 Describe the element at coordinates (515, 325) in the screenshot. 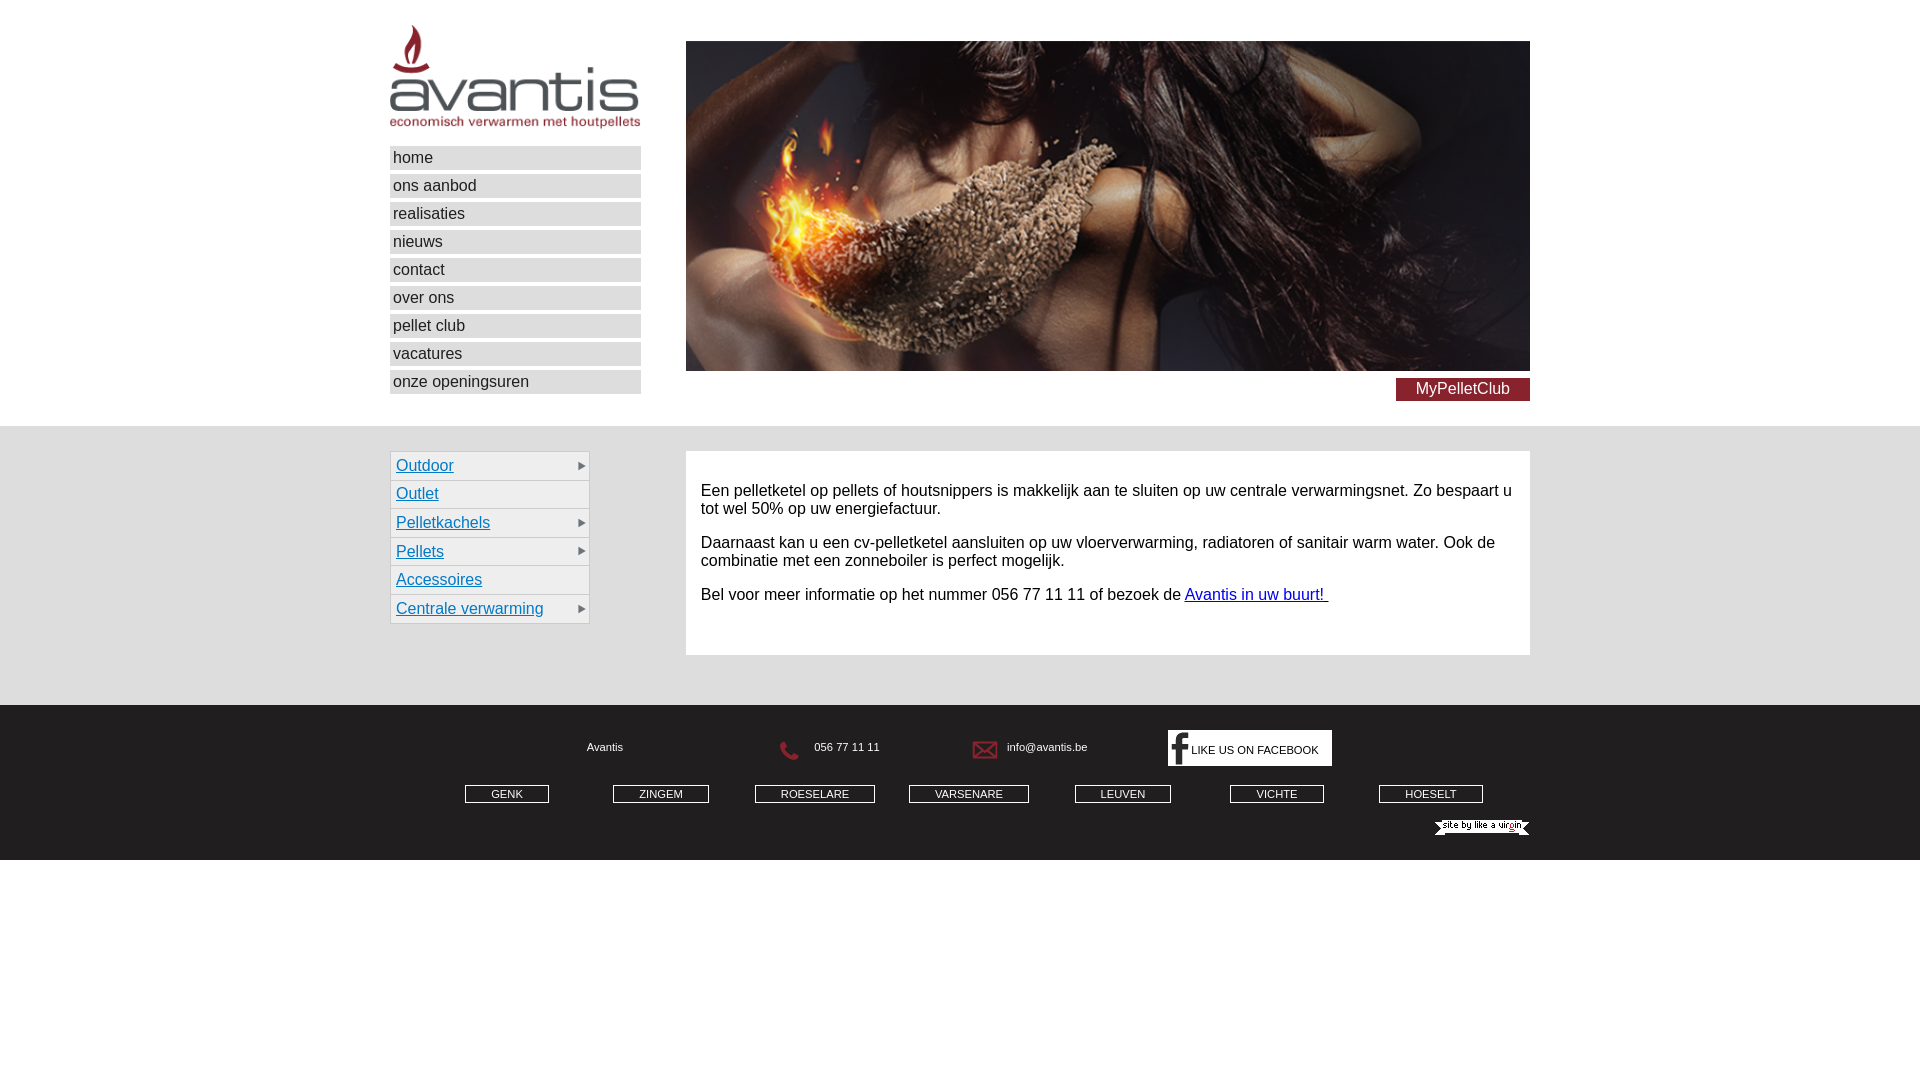

I see `'pellet club'` at that location.